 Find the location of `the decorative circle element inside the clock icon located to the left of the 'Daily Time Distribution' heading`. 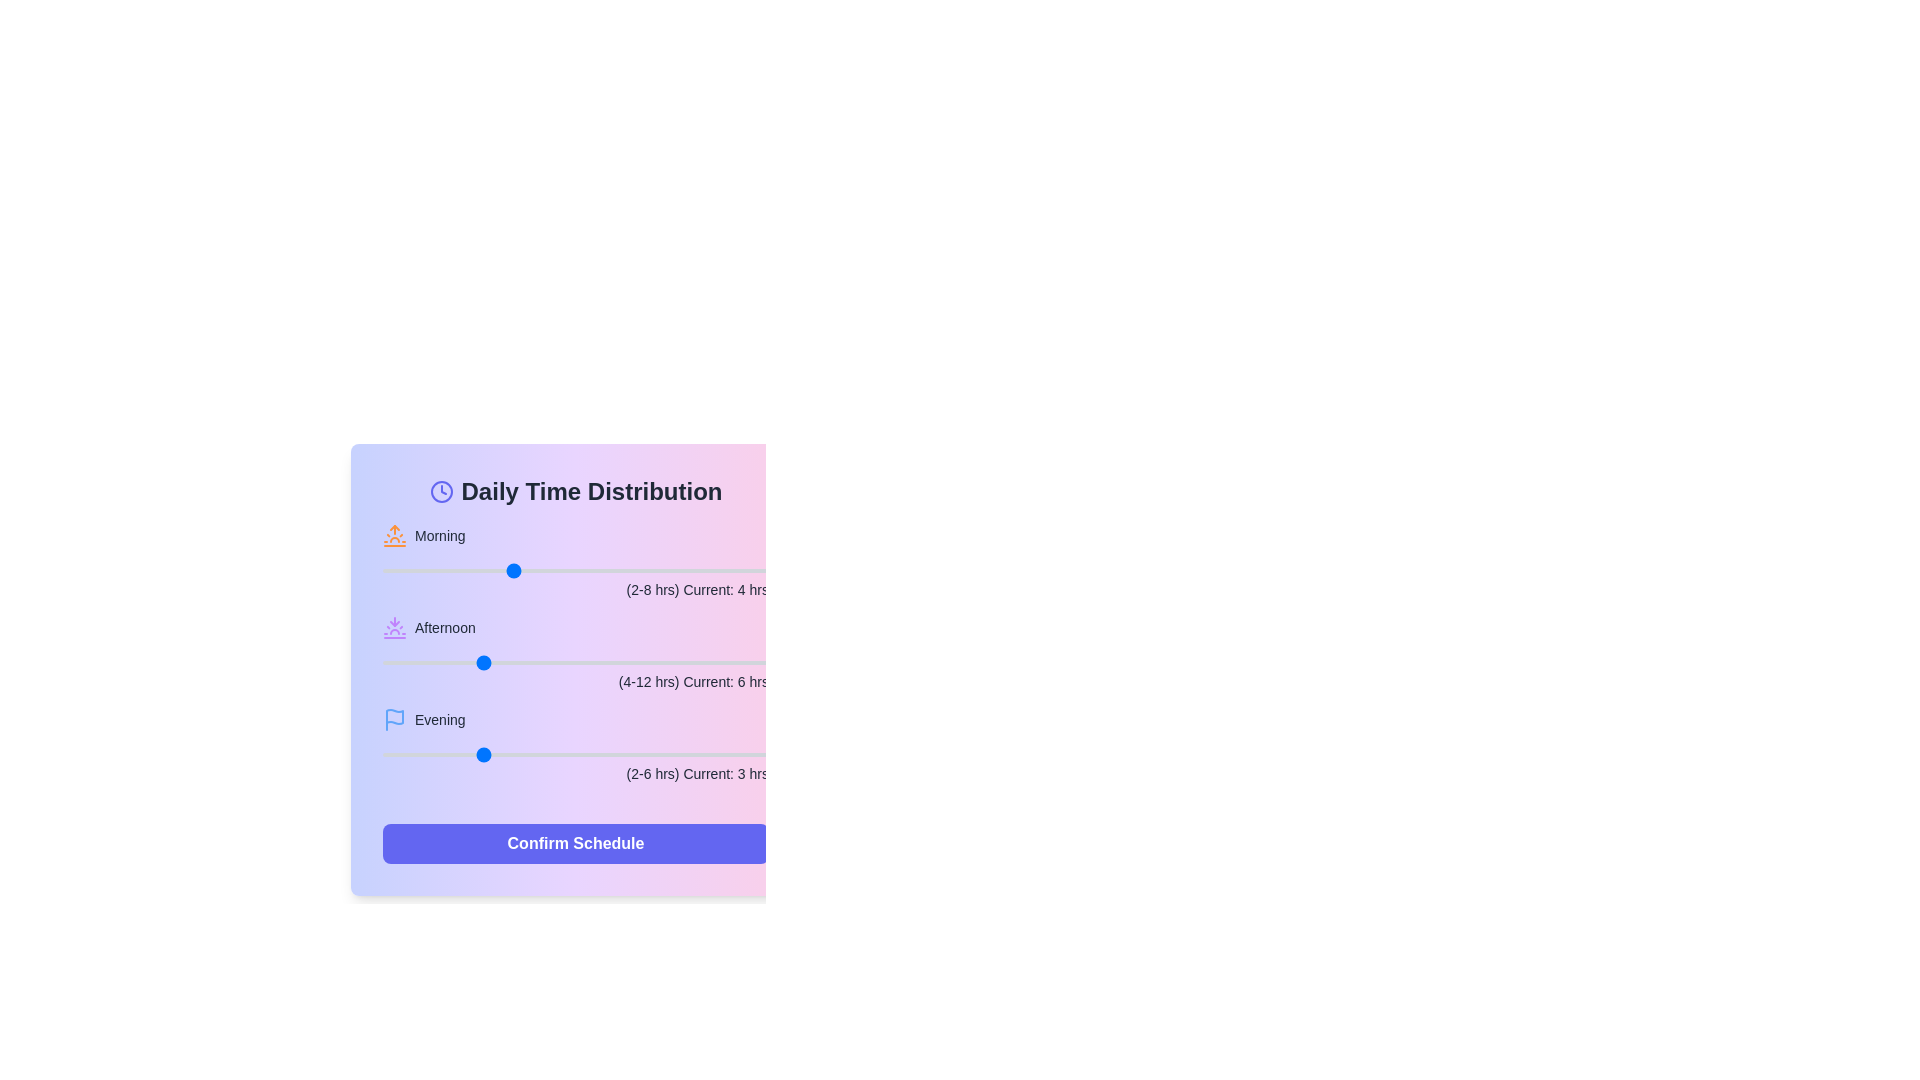

the decorative circle element inside the clock icon located to the left of the 'Daily Time Distribution' heading is located at coordinates (440, 492).